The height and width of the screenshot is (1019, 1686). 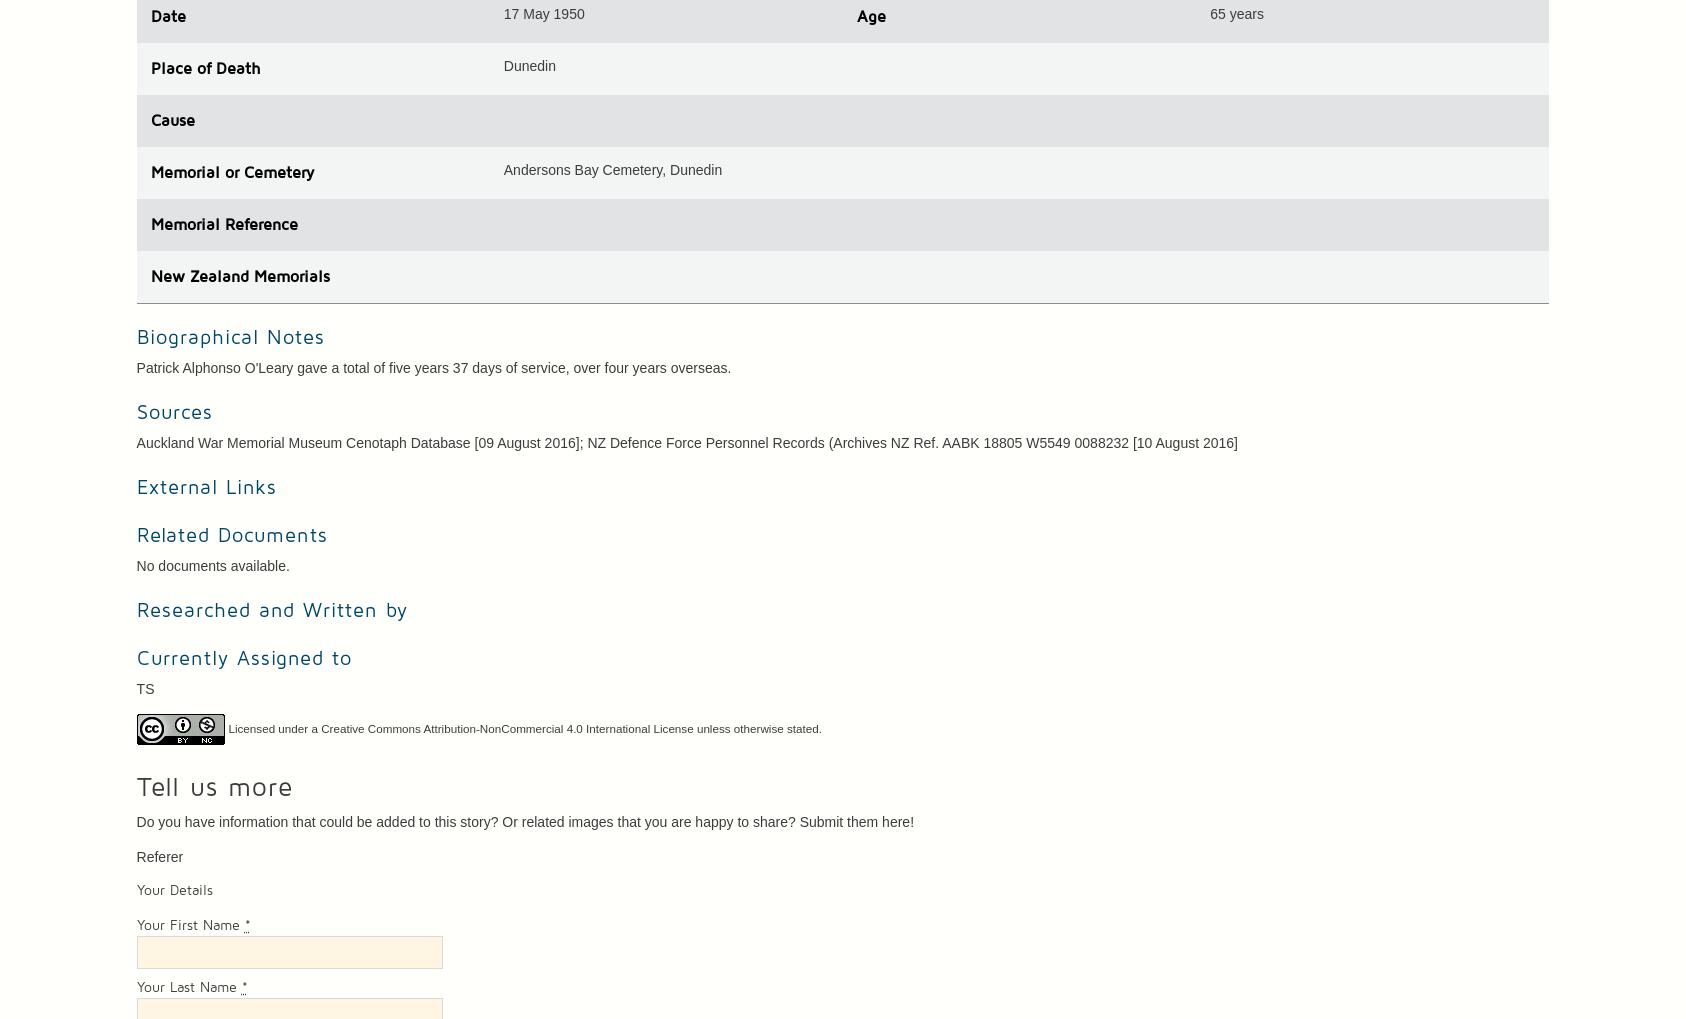 What do you see at coordinates (206, 485) in the screenshot?
I see `'External Links'` at bounding box center [206, 485].